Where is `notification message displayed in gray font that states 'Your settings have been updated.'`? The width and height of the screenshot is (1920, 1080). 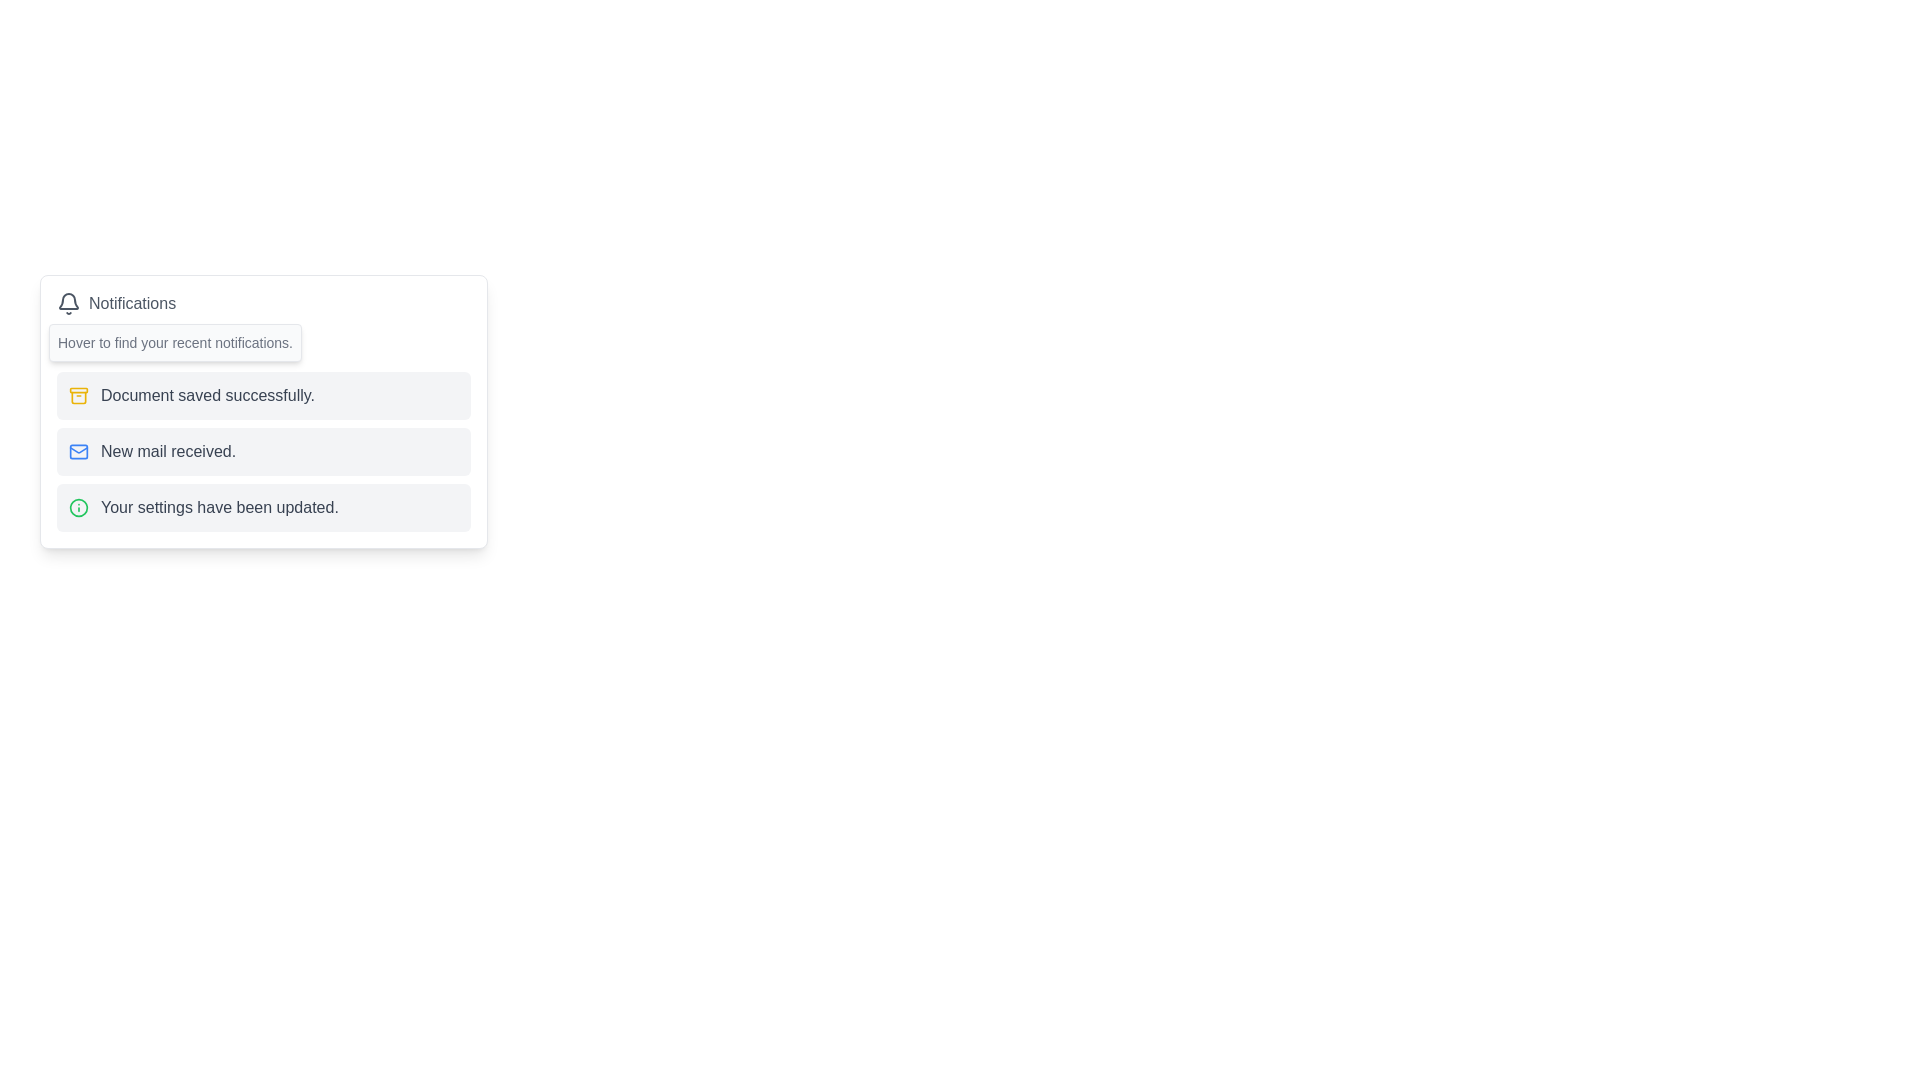
notification message displayed in gray font that states 'Your settings have been updated.' is located at coordinates (219, 507).